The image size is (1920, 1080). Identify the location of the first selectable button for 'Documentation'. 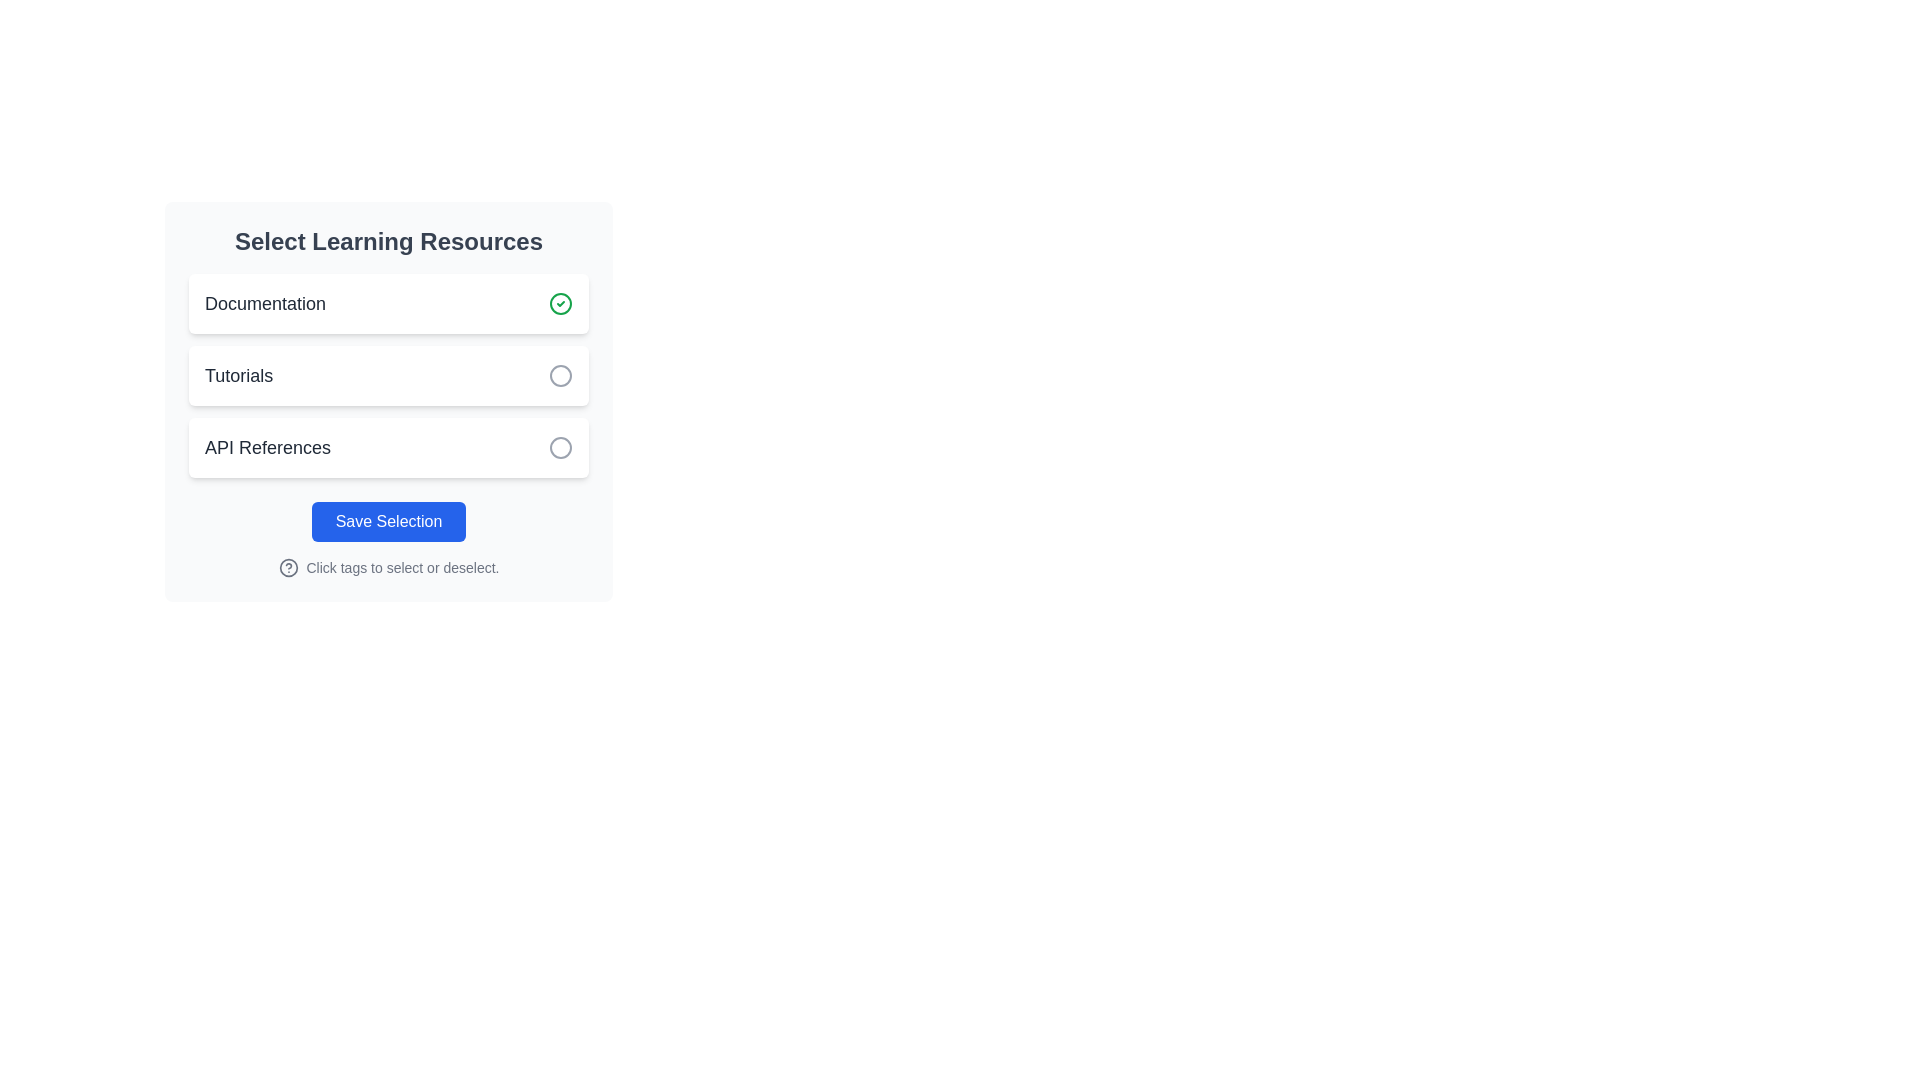
(388, 304).